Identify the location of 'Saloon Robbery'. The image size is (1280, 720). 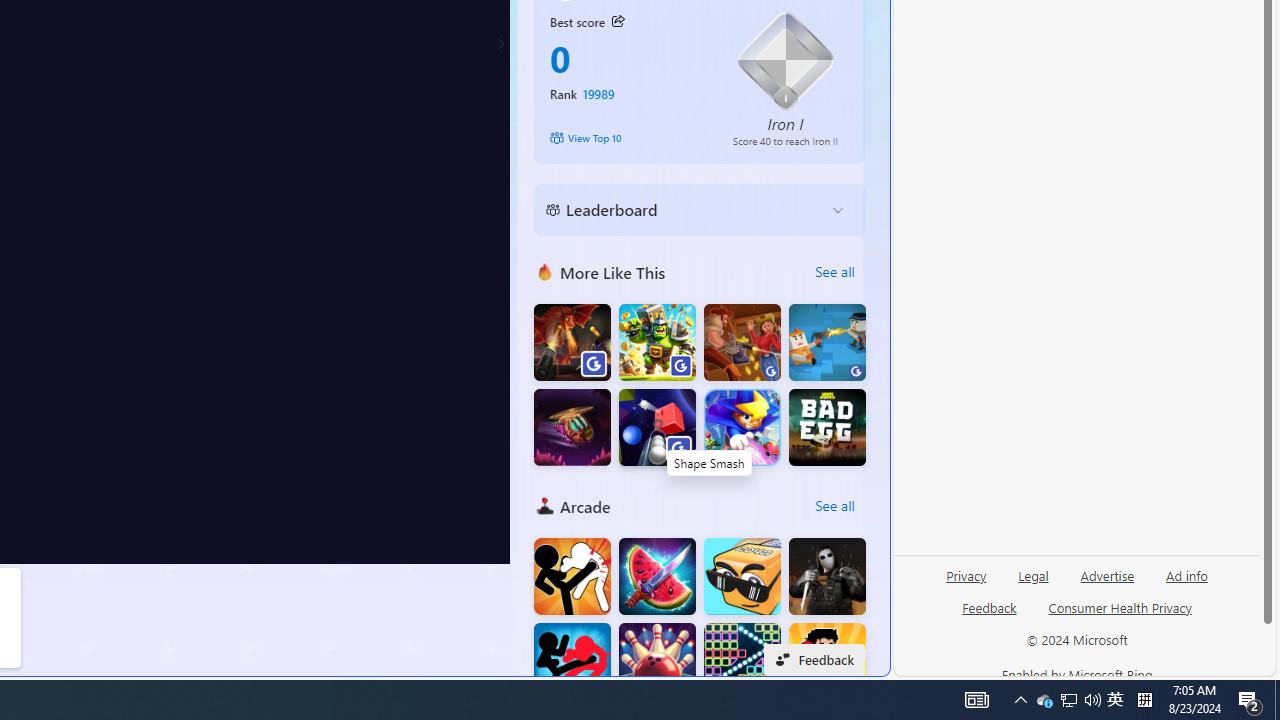
(741, 341).